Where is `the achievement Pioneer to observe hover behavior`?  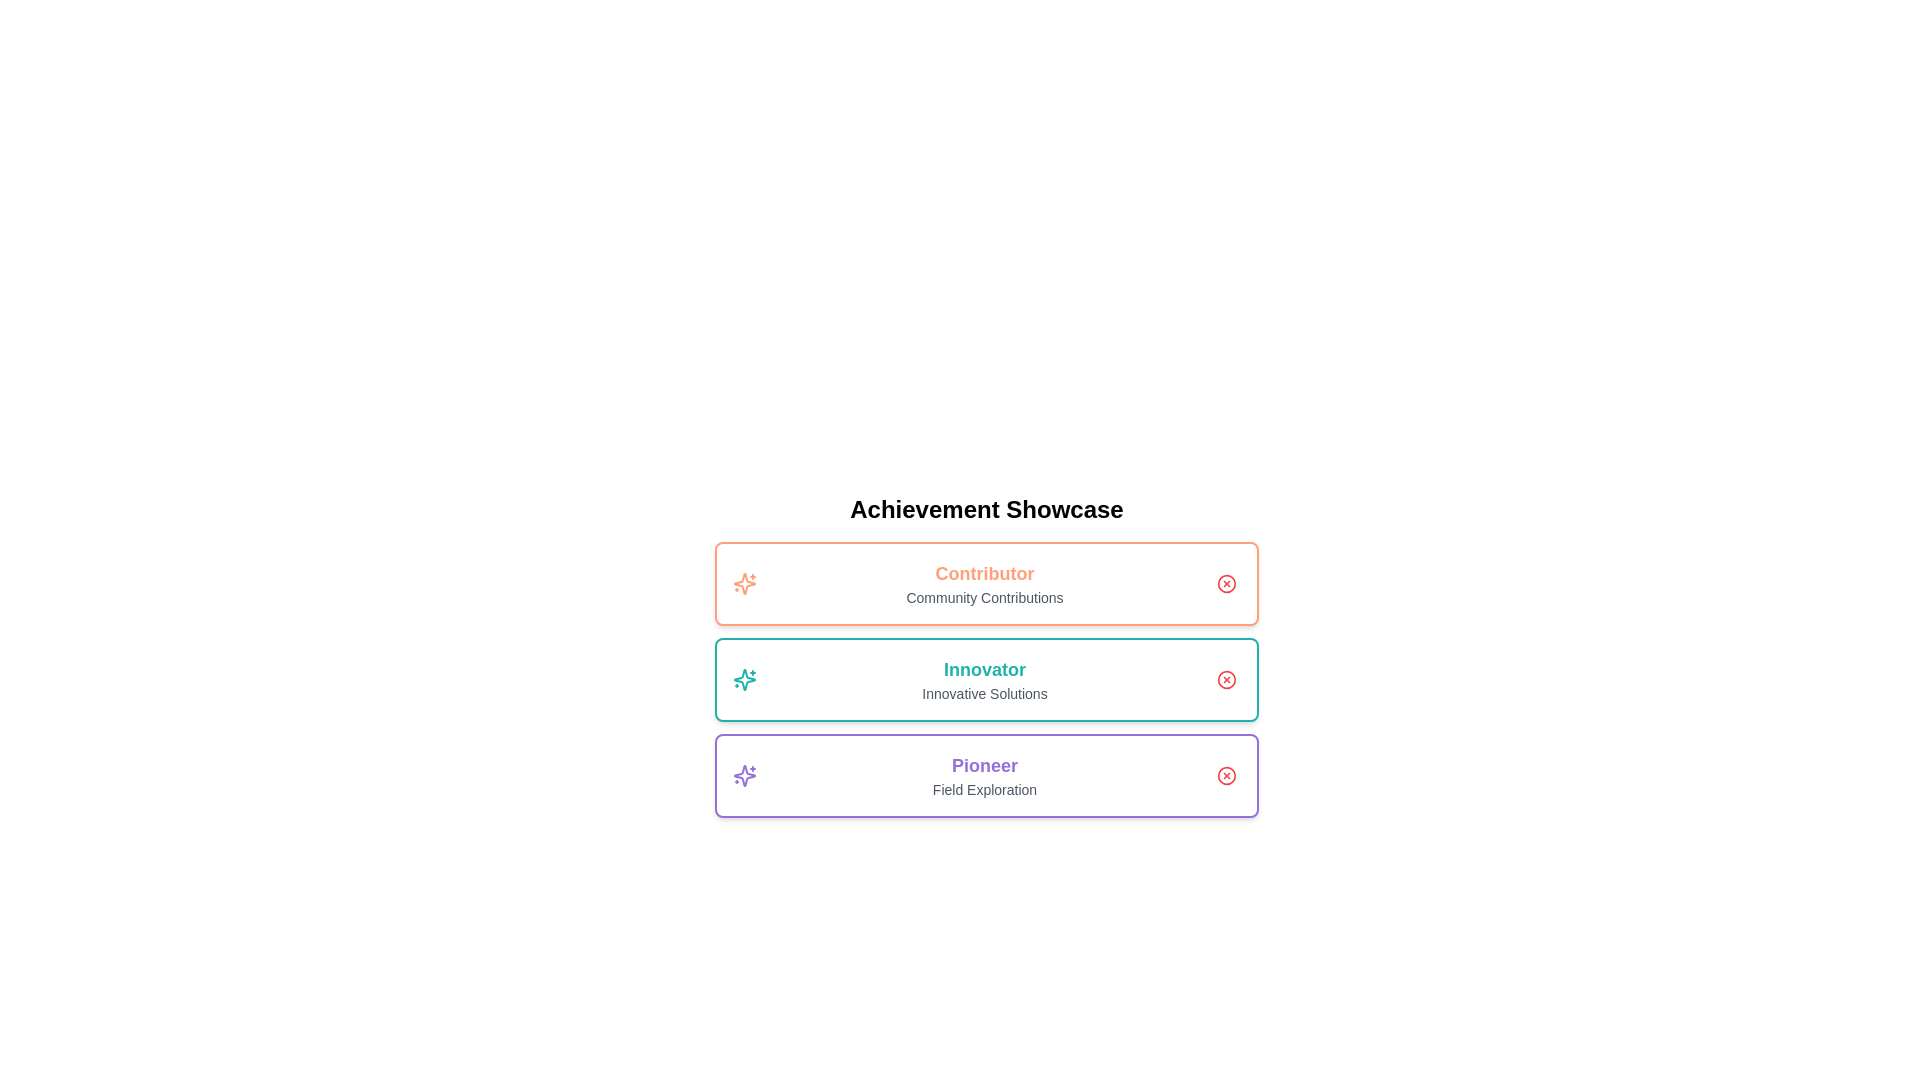 the achievement Pioneer to observe hover behavior is located at coordinates (987, 774).